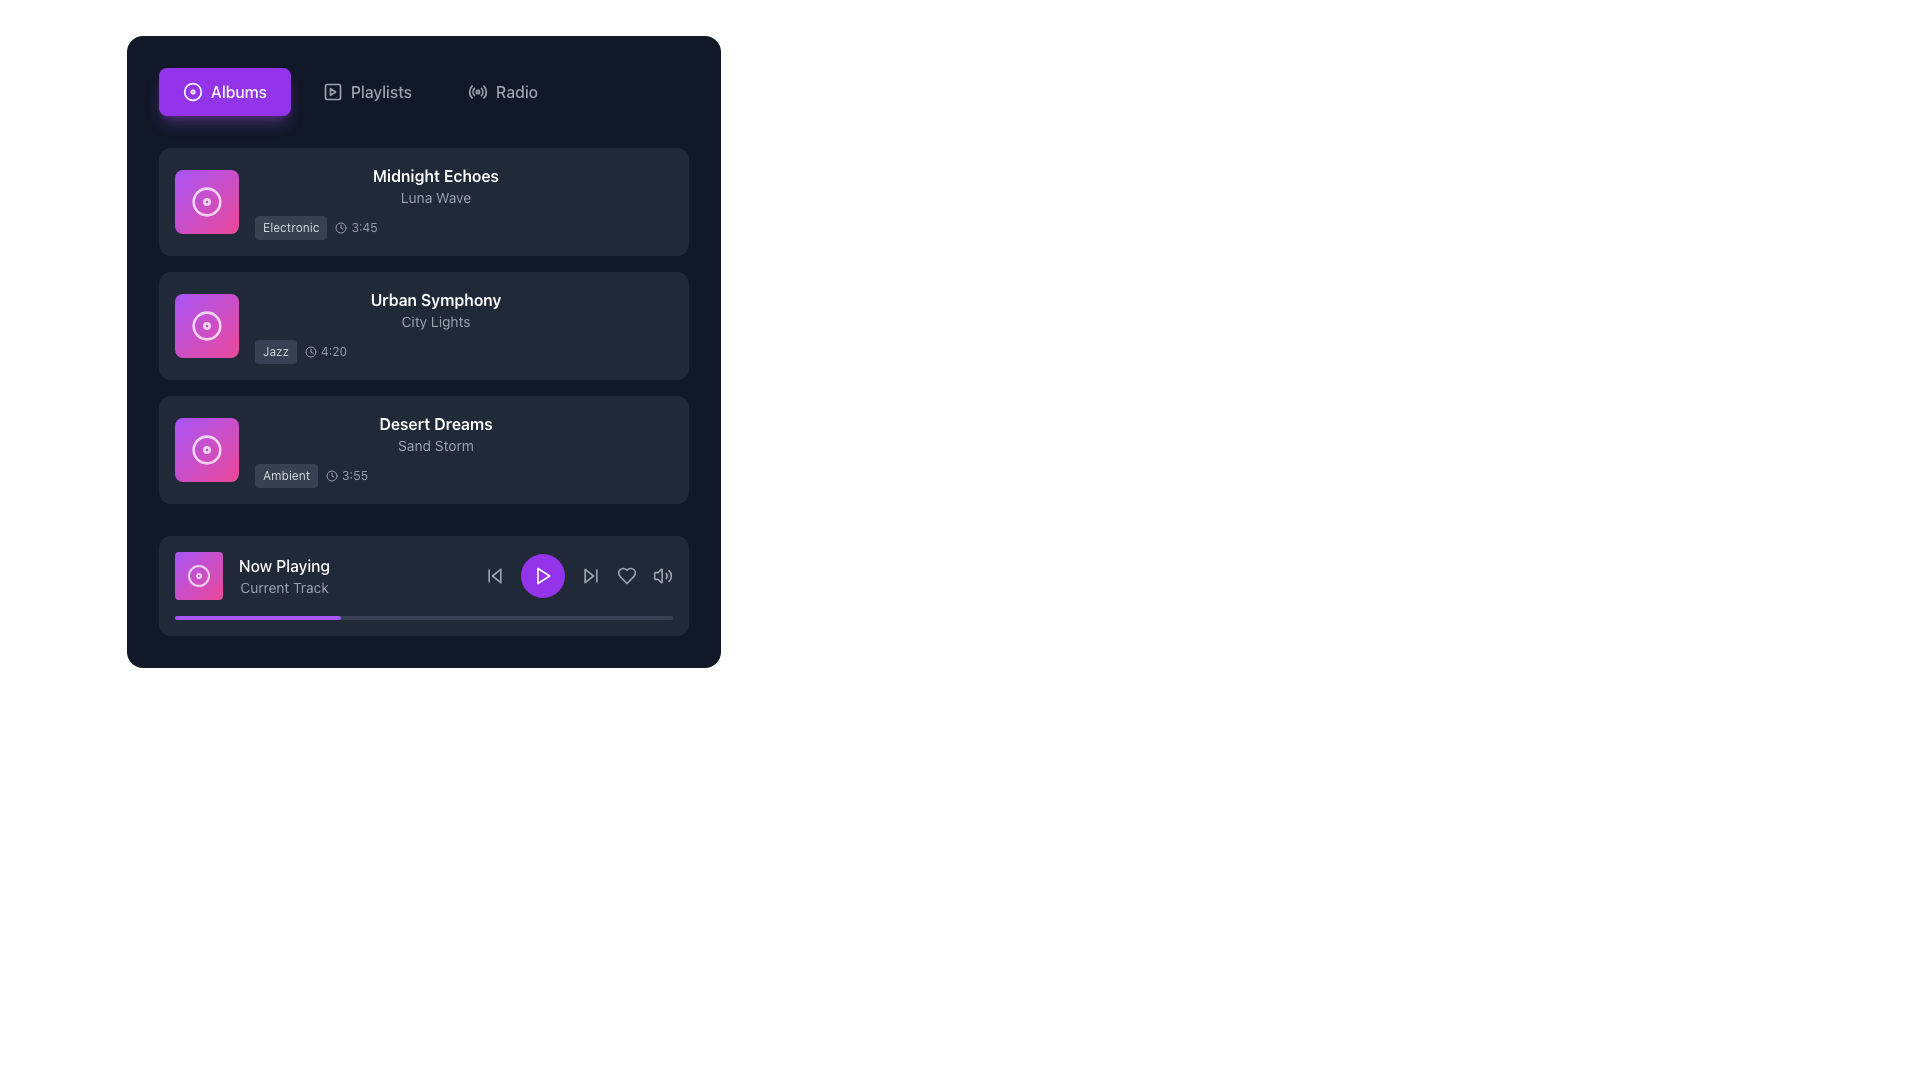 This screenshot has width=1920, height=1080. I want to click on the progress bar value, so click(255, 616).